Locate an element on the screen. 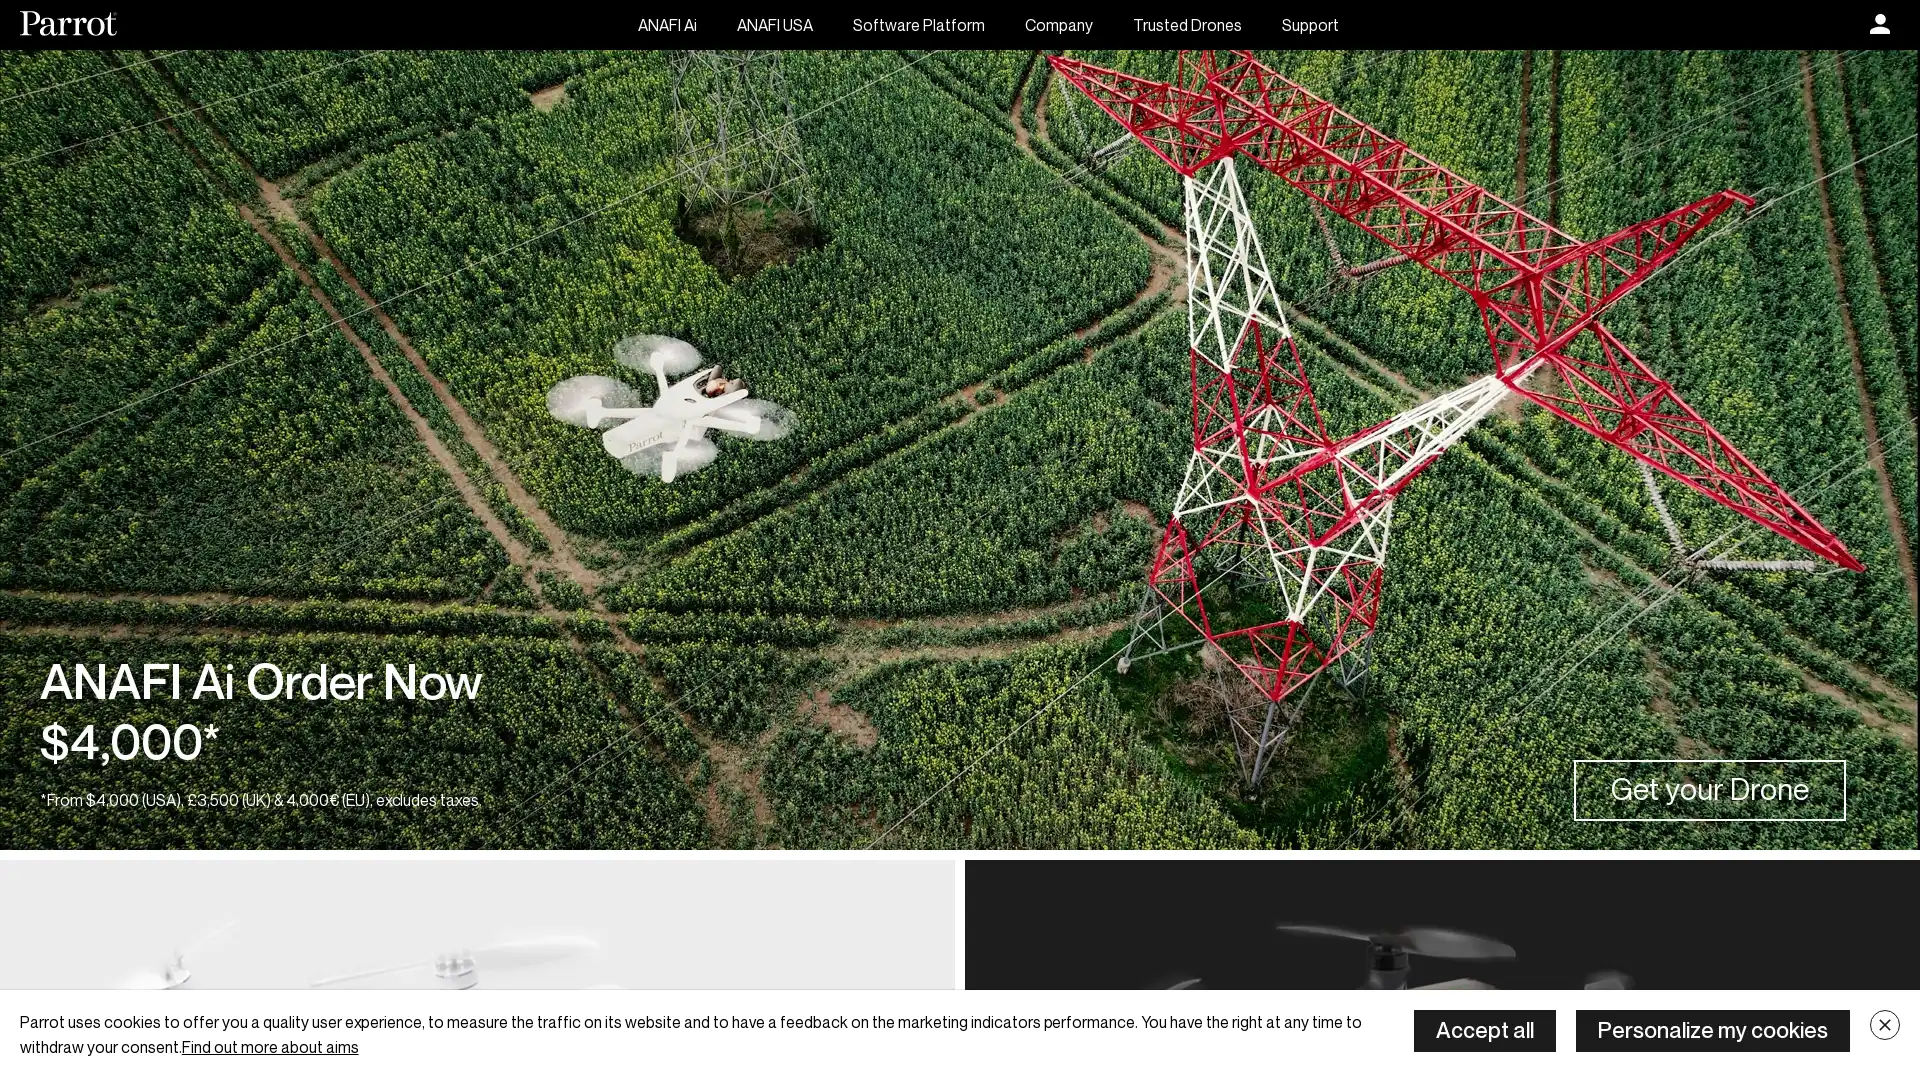 The image size is (1920, 1080). Accept all is located at coordinates (1484, 1030).